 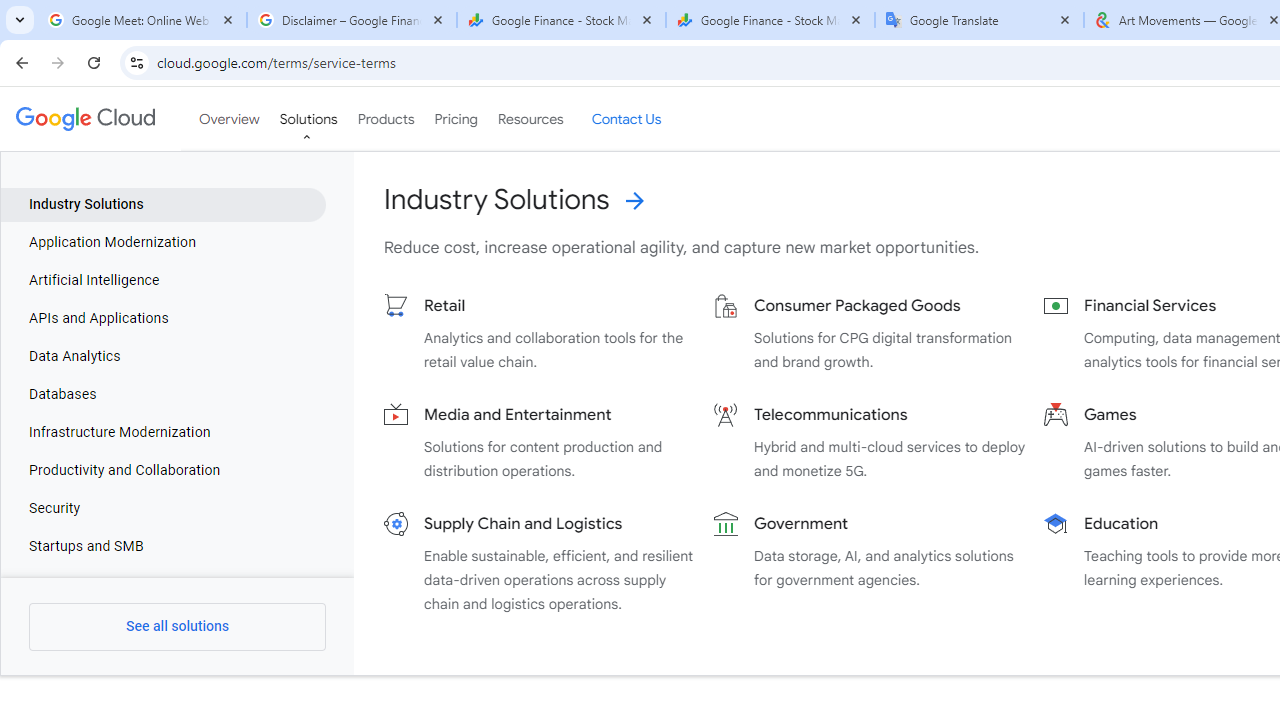 I want to click on 'Resources', so click(x=530, y=119).